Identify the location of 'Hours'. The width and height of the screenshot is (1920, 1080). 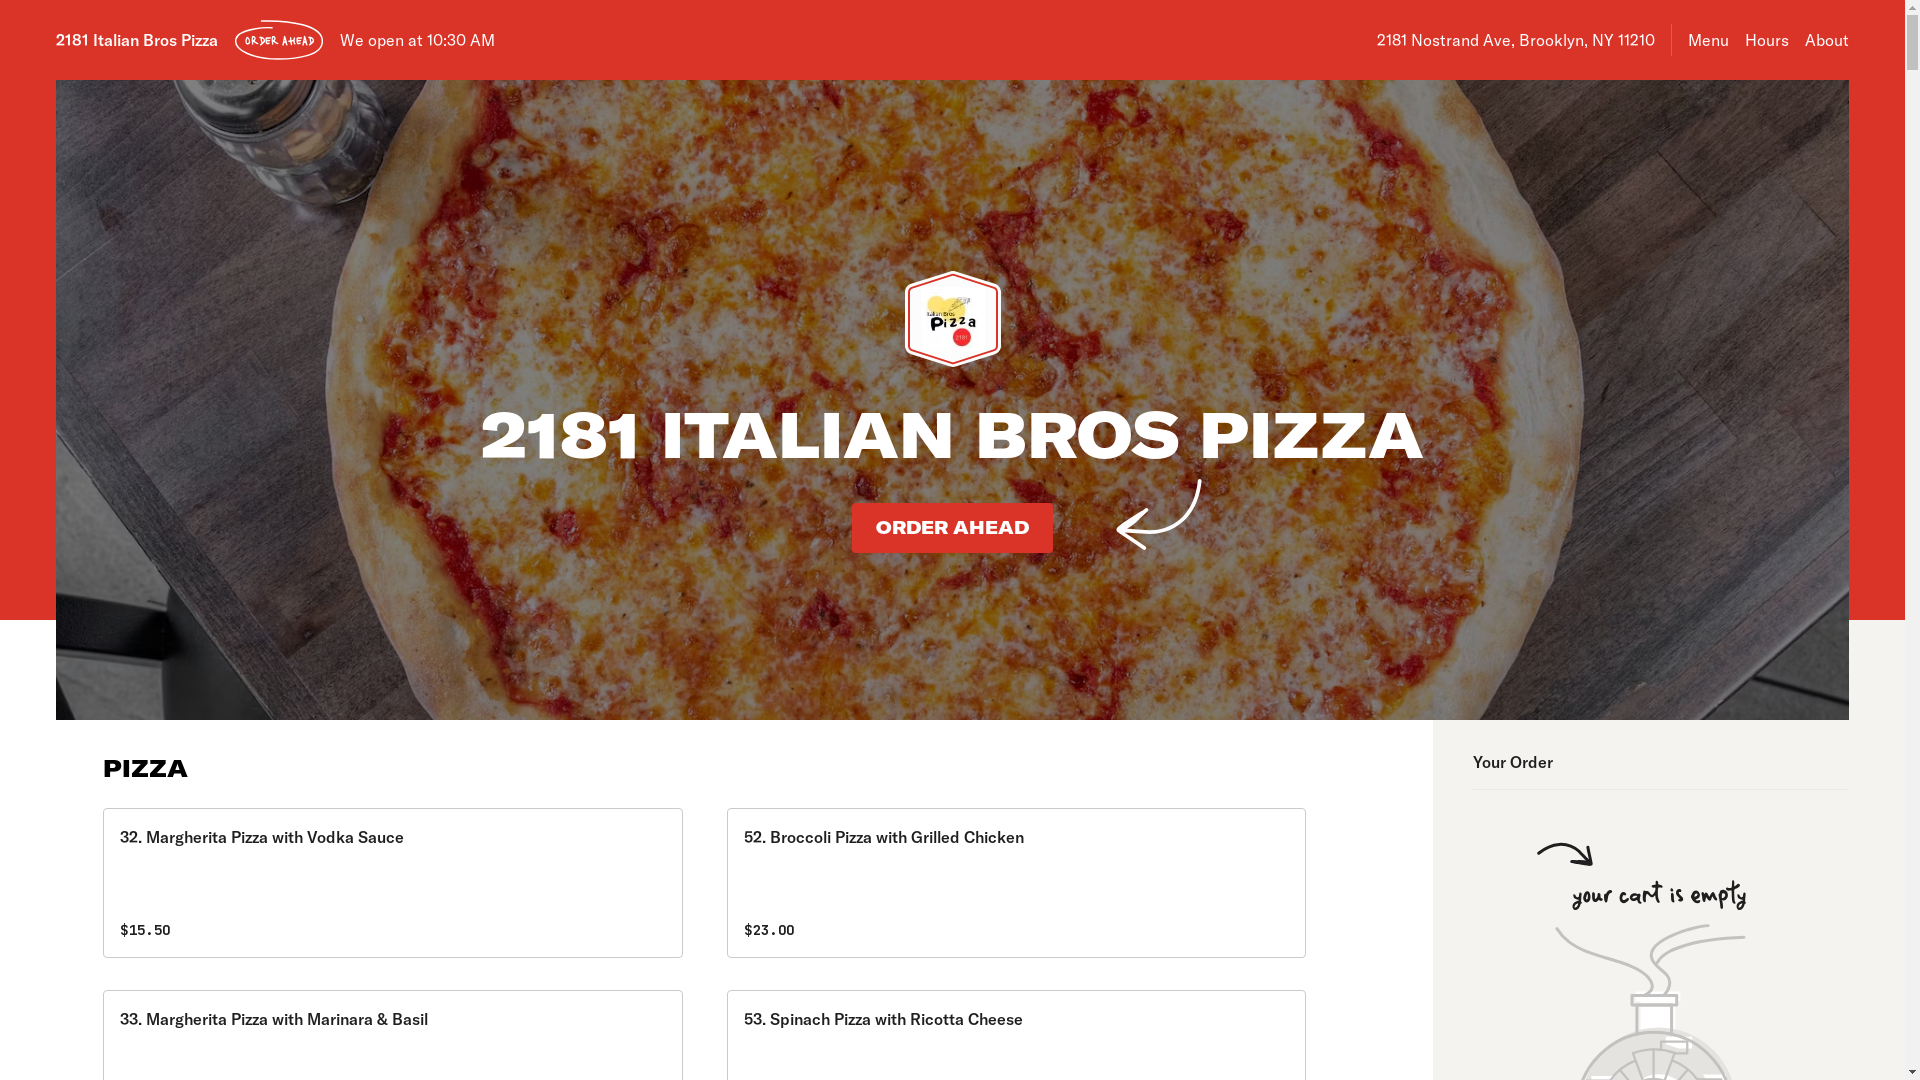
(1766, 39).